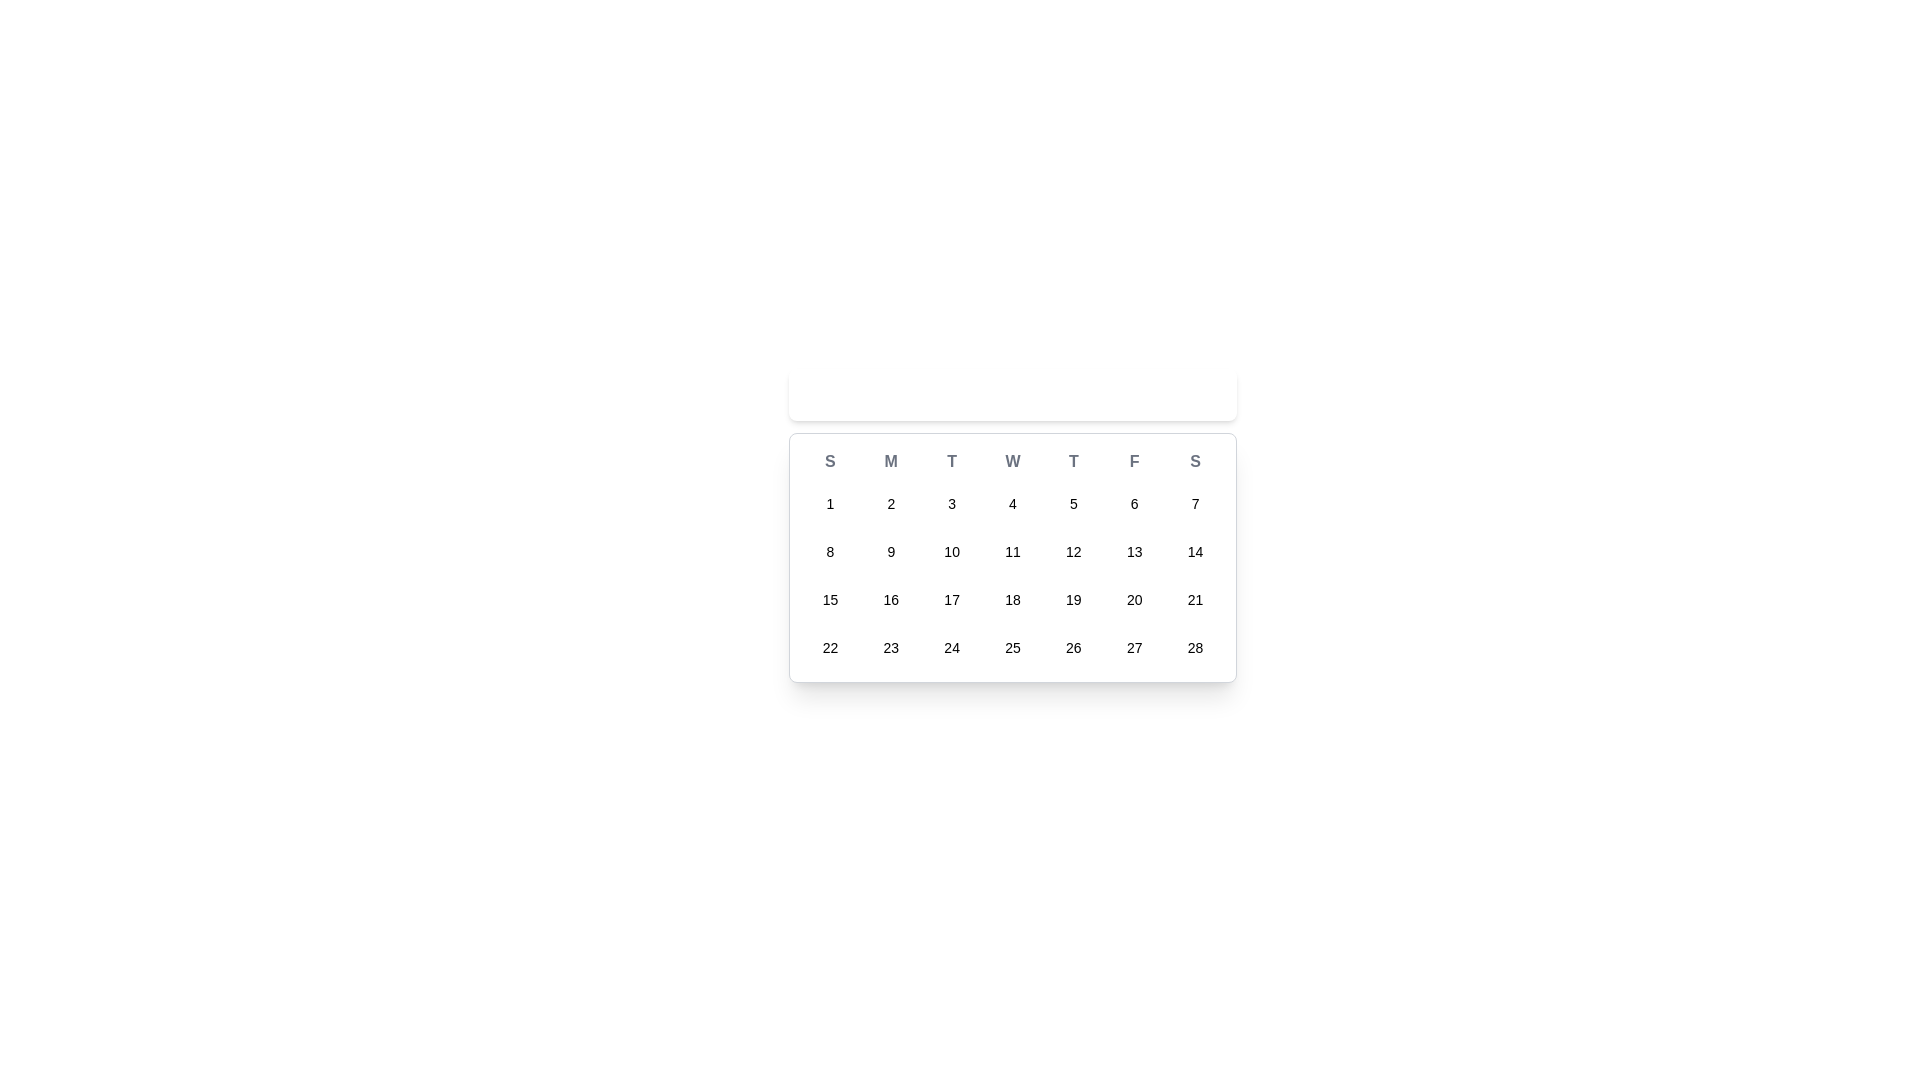 The width and height of the screenshot is (1920, 1080). What do you see at coordinates (890, 648) in the screenshot?
I see `the calendar button representing a date in the fourth row and sixth column` at bounding box center [890, 648].